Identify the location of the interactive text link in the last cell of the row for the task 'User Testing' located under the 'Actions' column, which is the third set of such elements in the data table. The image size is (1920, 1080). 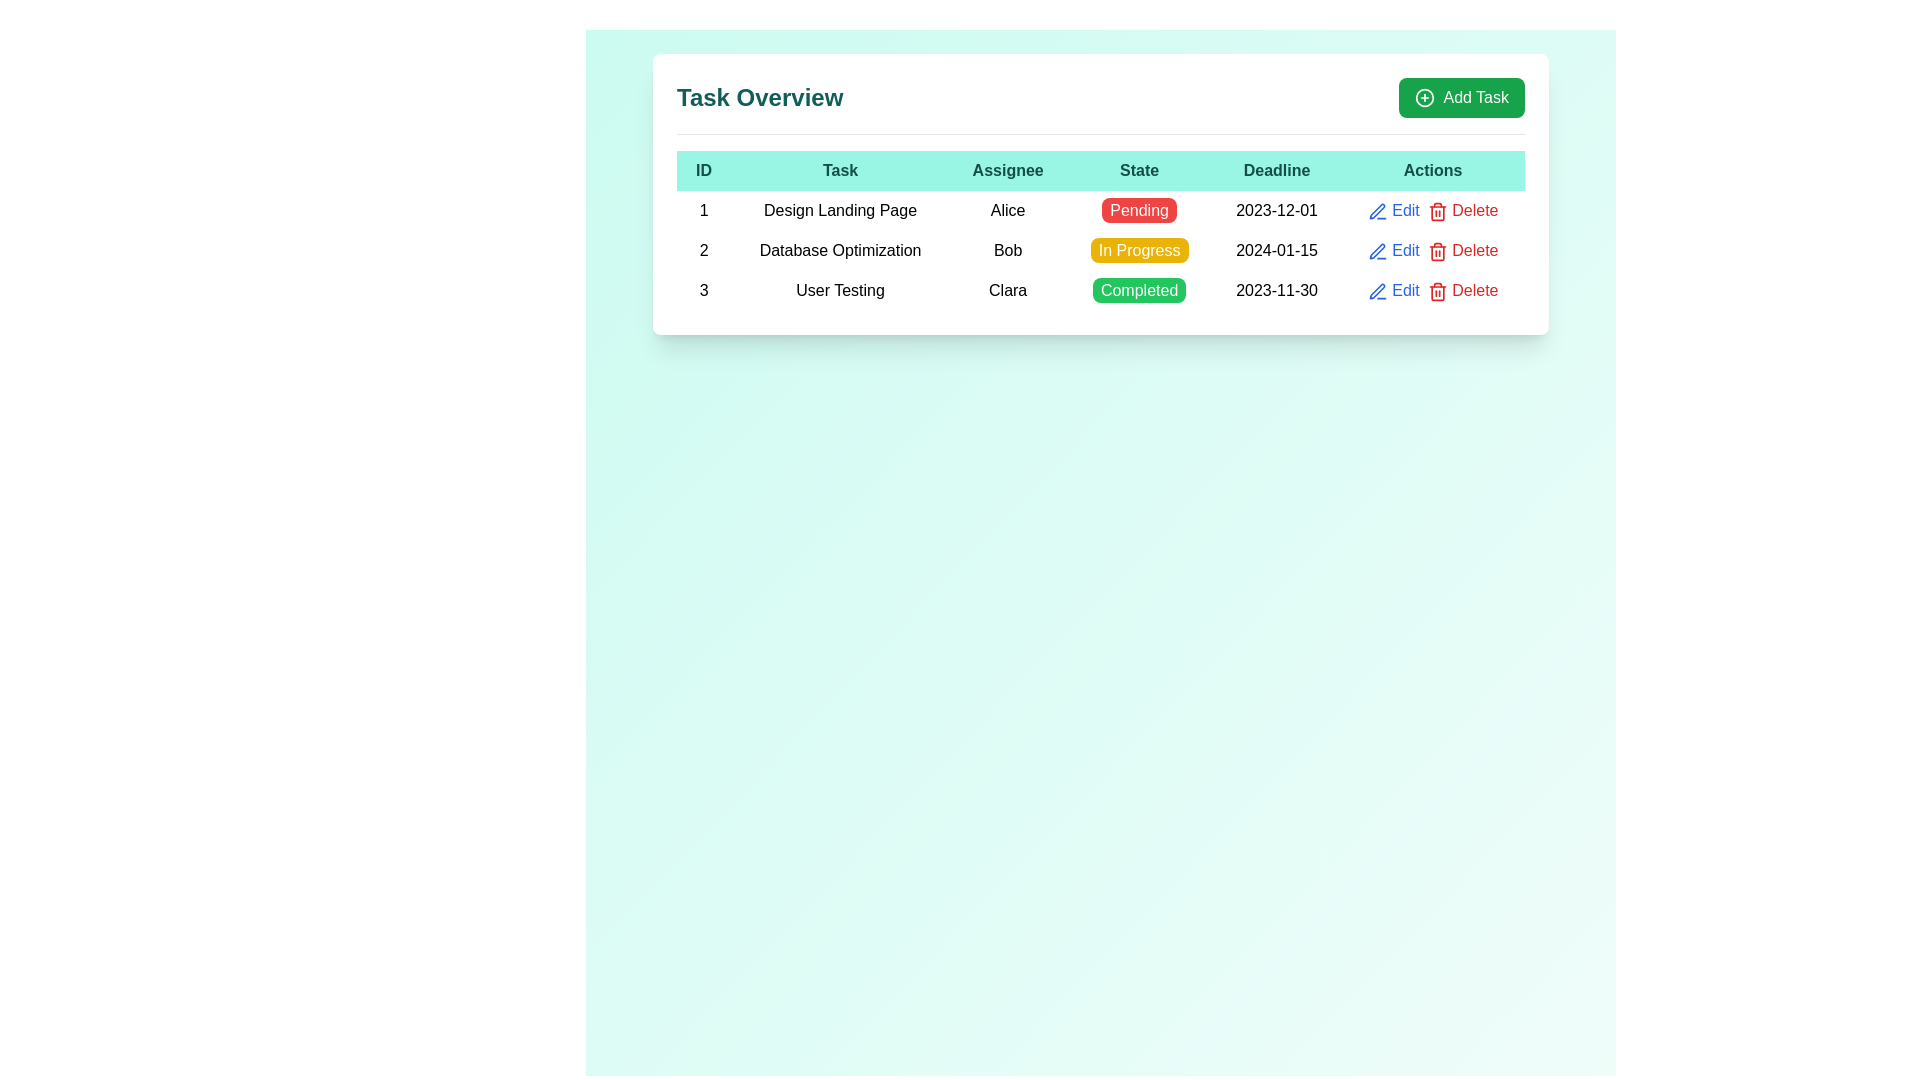
(1432, 290).